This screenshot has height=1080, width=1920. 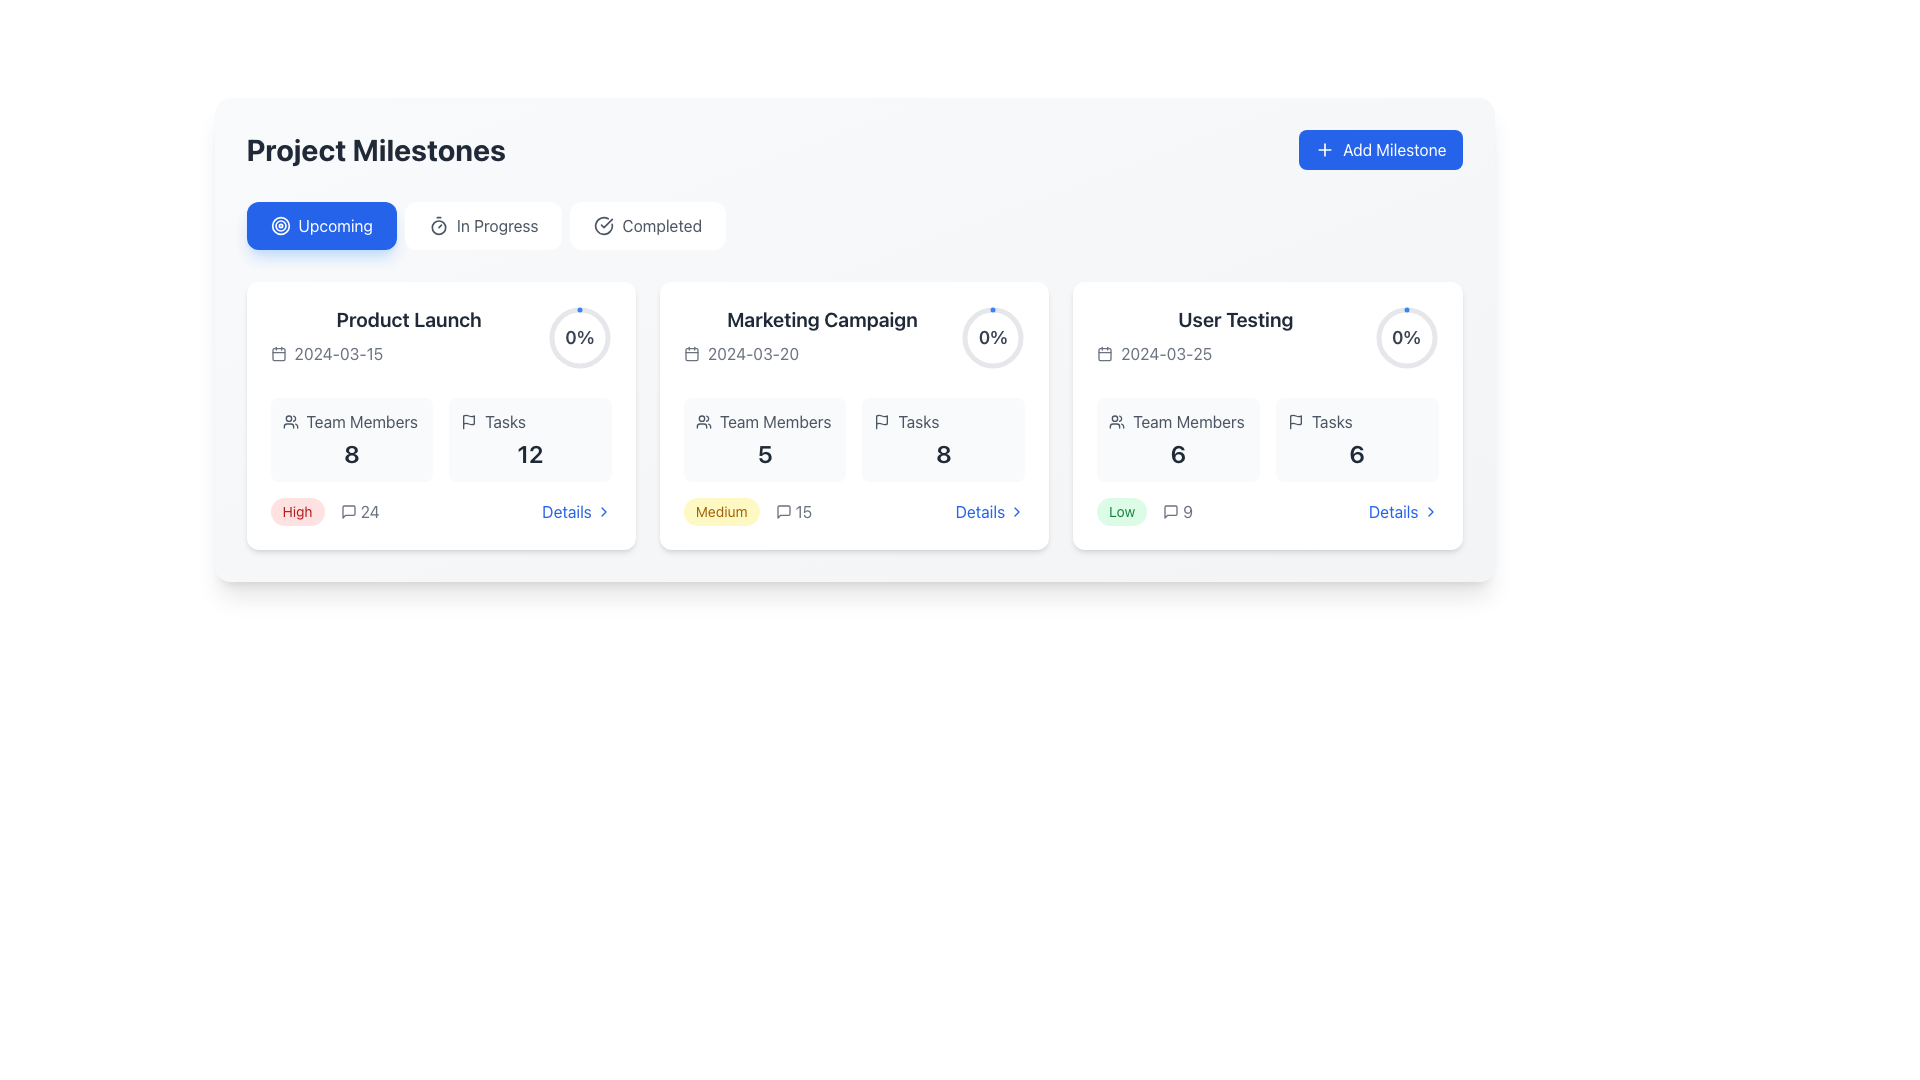 I want to click on the interactive numbers displayed under 'Team Members' and 'Tasks' in the 'Marketing Campaign' card, which shows the statistics of 5 and 8 respectively, so click(x=854, y=438).